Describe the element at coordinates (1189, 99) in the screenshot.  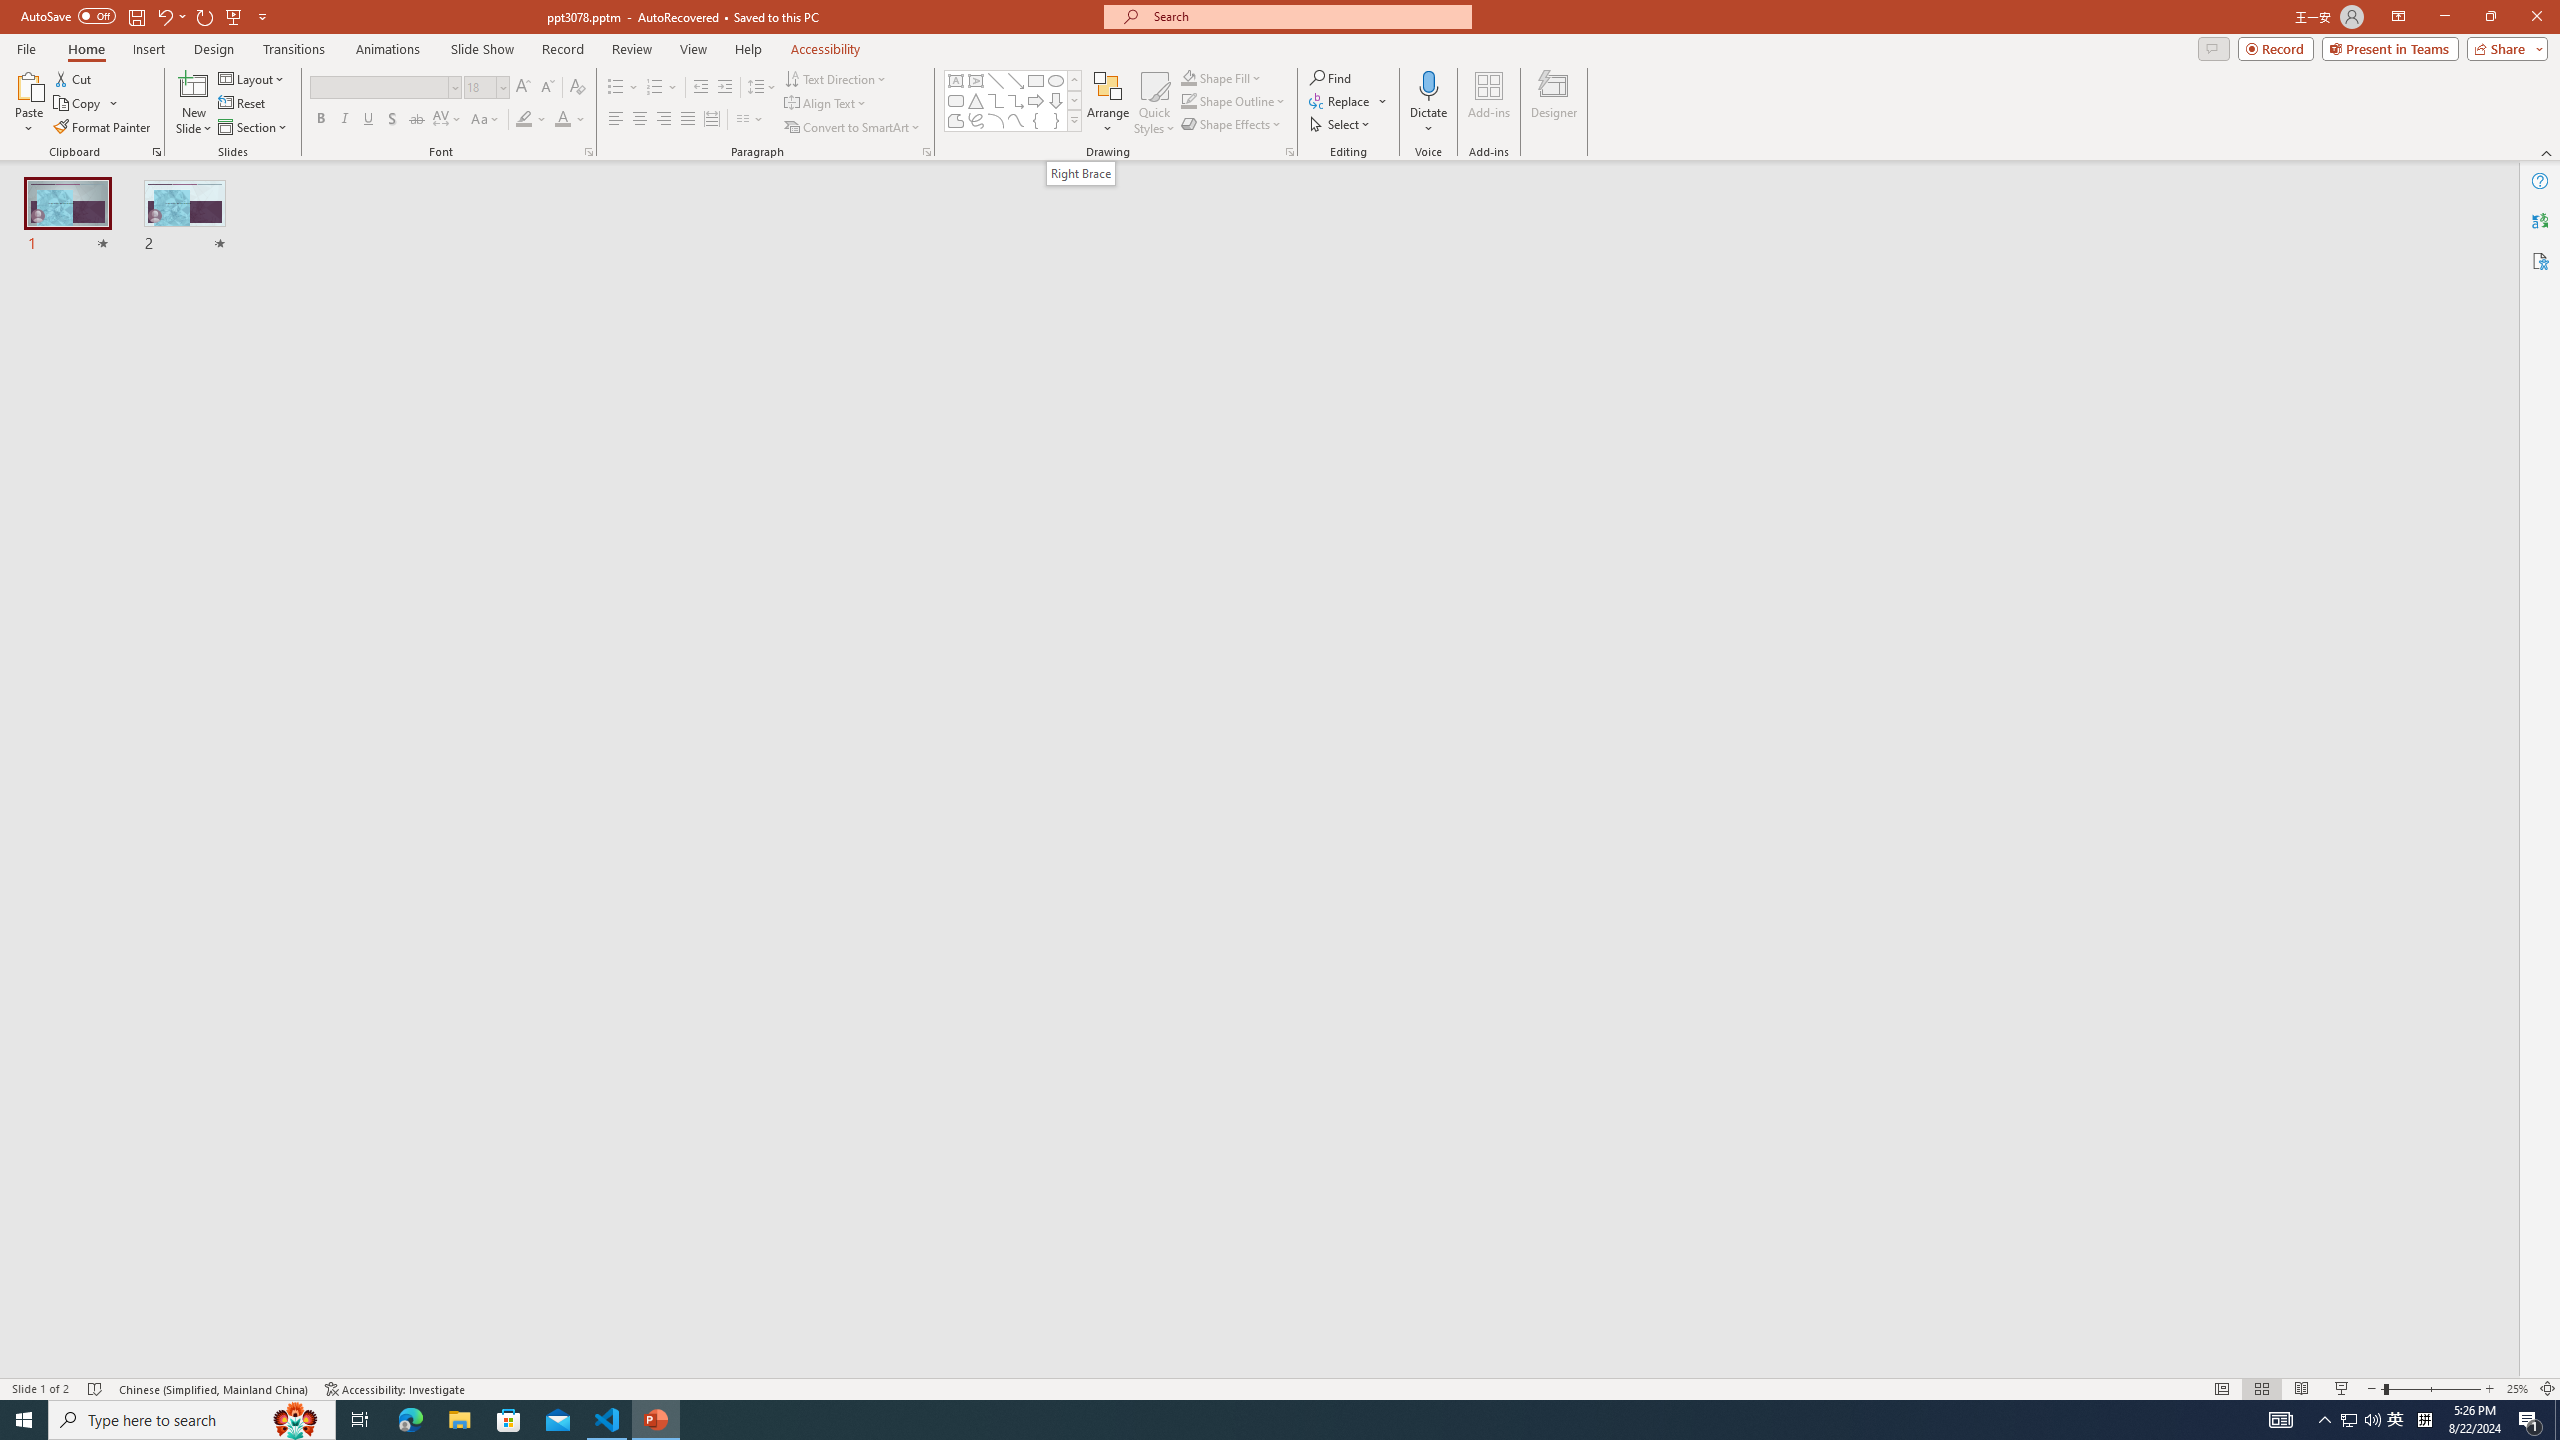
I see `'Shape Outline Green, Accent 1'` at that location.